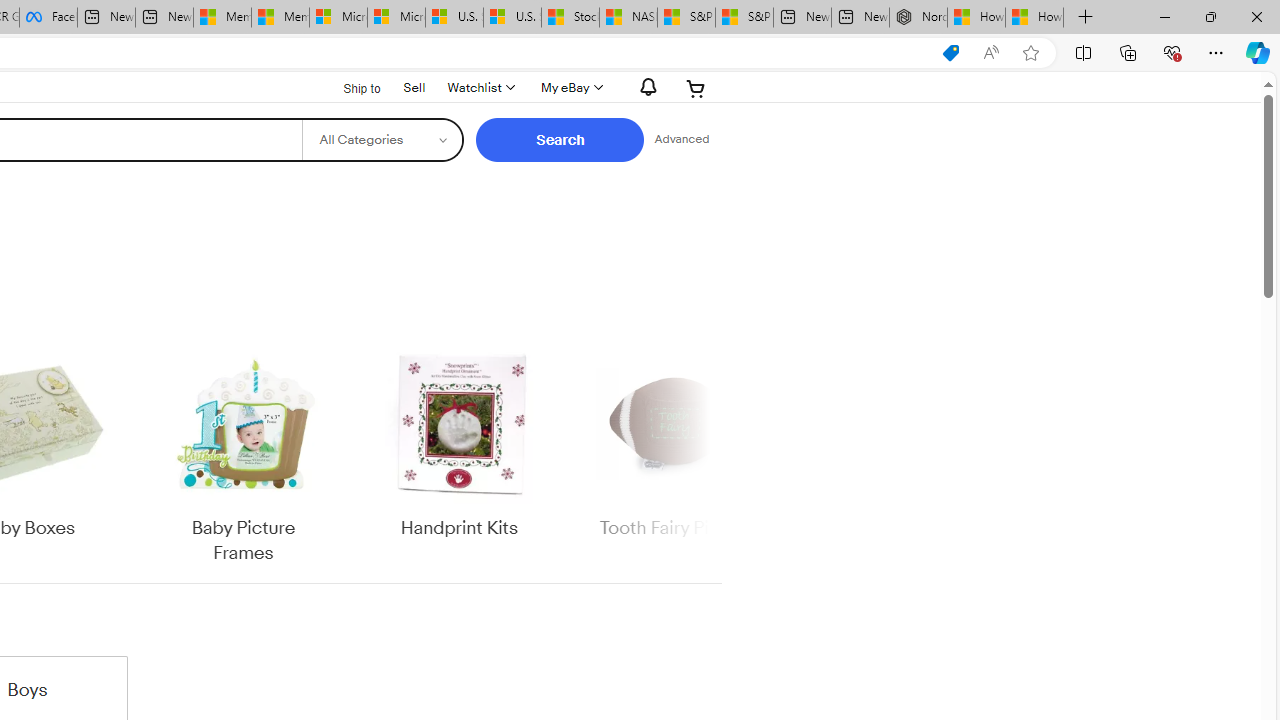 Image resolution: width=1280 pixels, height=720 pixels. What do you see at coordinates (1257, 51) in the screenshot?
I see `'Copilot (Ctrl+Shift+.)'` at bounding box center [1257, 51].